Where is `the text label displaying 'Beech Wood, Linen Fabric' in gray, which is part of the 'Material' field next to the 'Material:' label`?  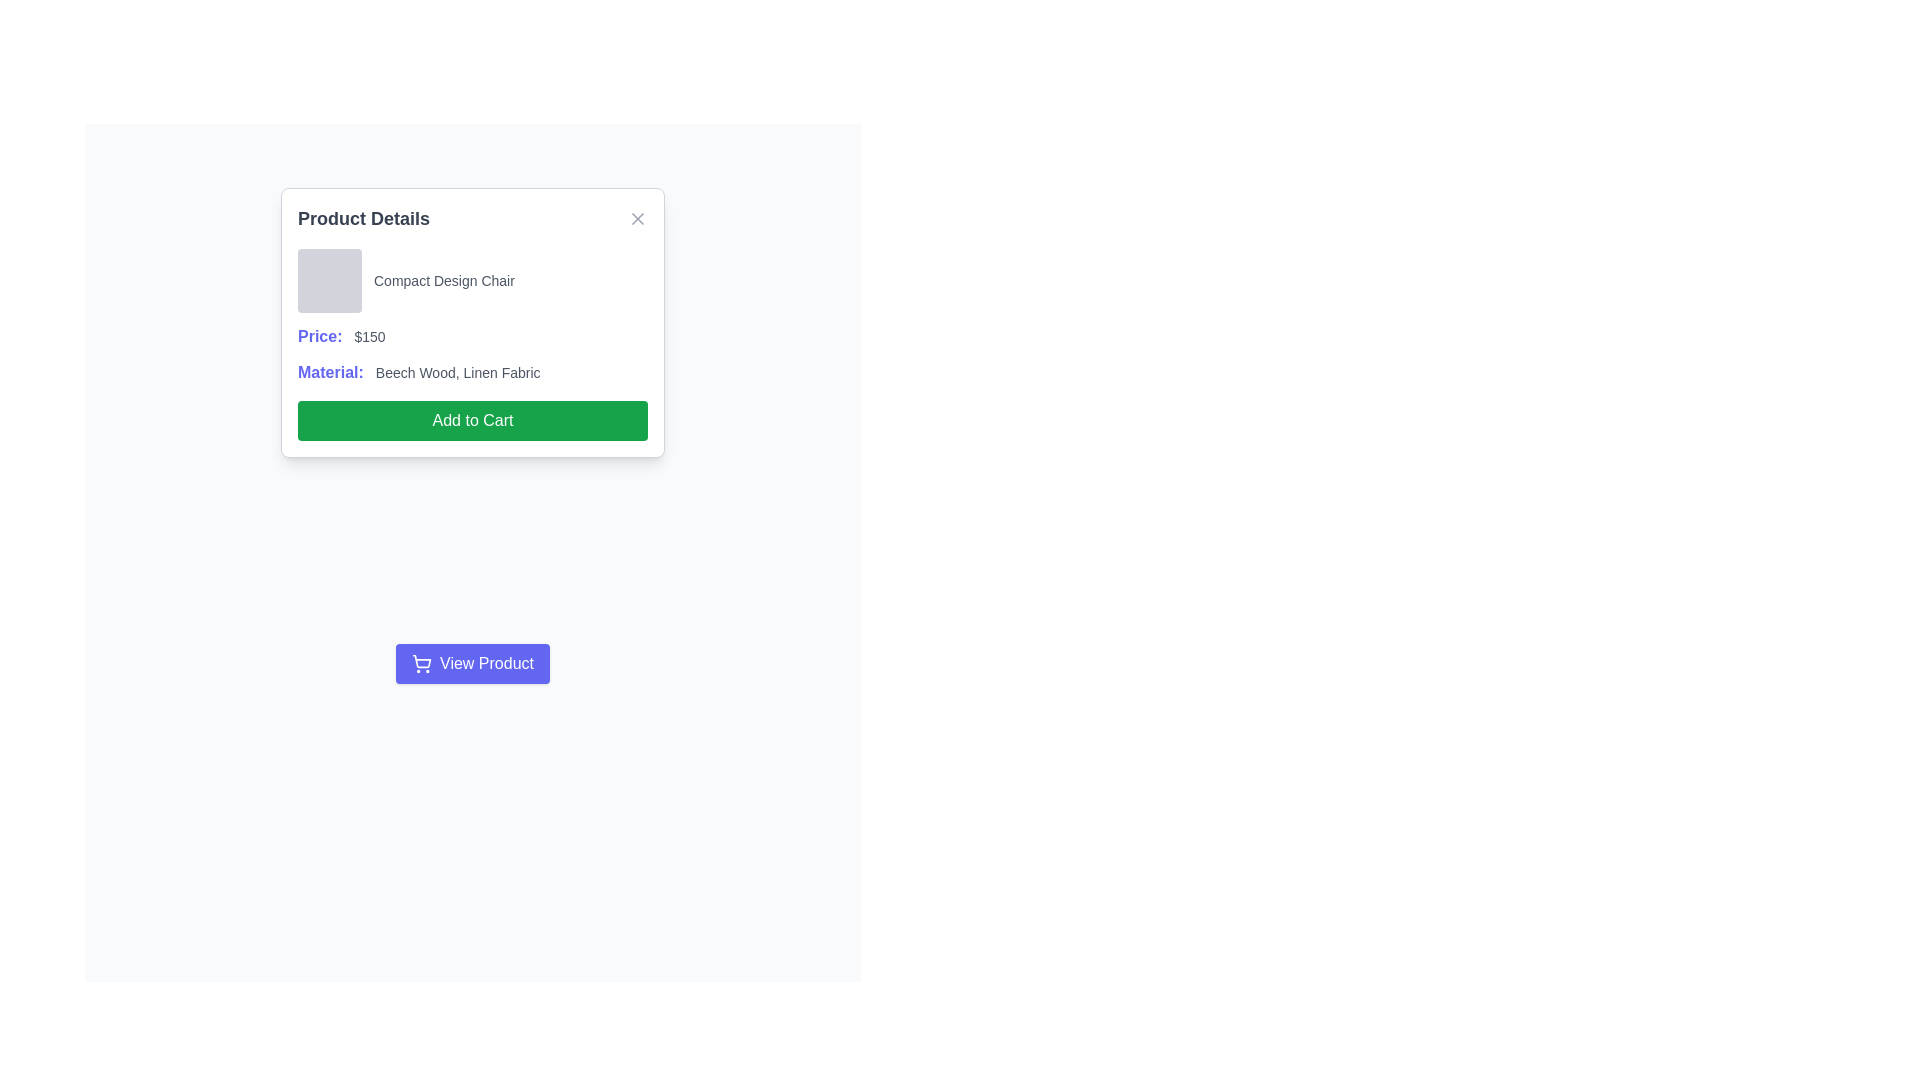 the text label displaying 'Beech Wood, Linen Fabric' in gray, which is part of the 'Material' field next to the 'Material:' label is located at coordinates (457, 373).